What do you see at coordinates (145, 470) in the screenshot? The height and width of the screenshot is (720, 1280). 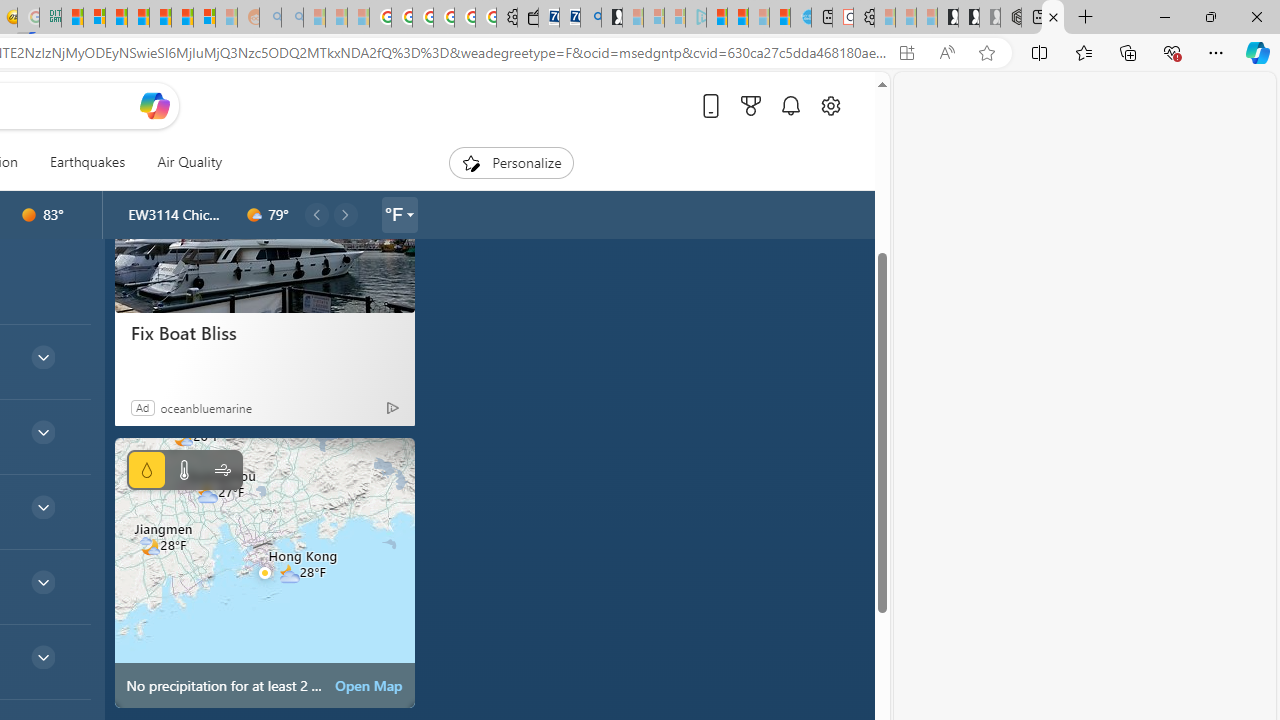 I see `'Precipitation'` at bounding box center [145, 470].